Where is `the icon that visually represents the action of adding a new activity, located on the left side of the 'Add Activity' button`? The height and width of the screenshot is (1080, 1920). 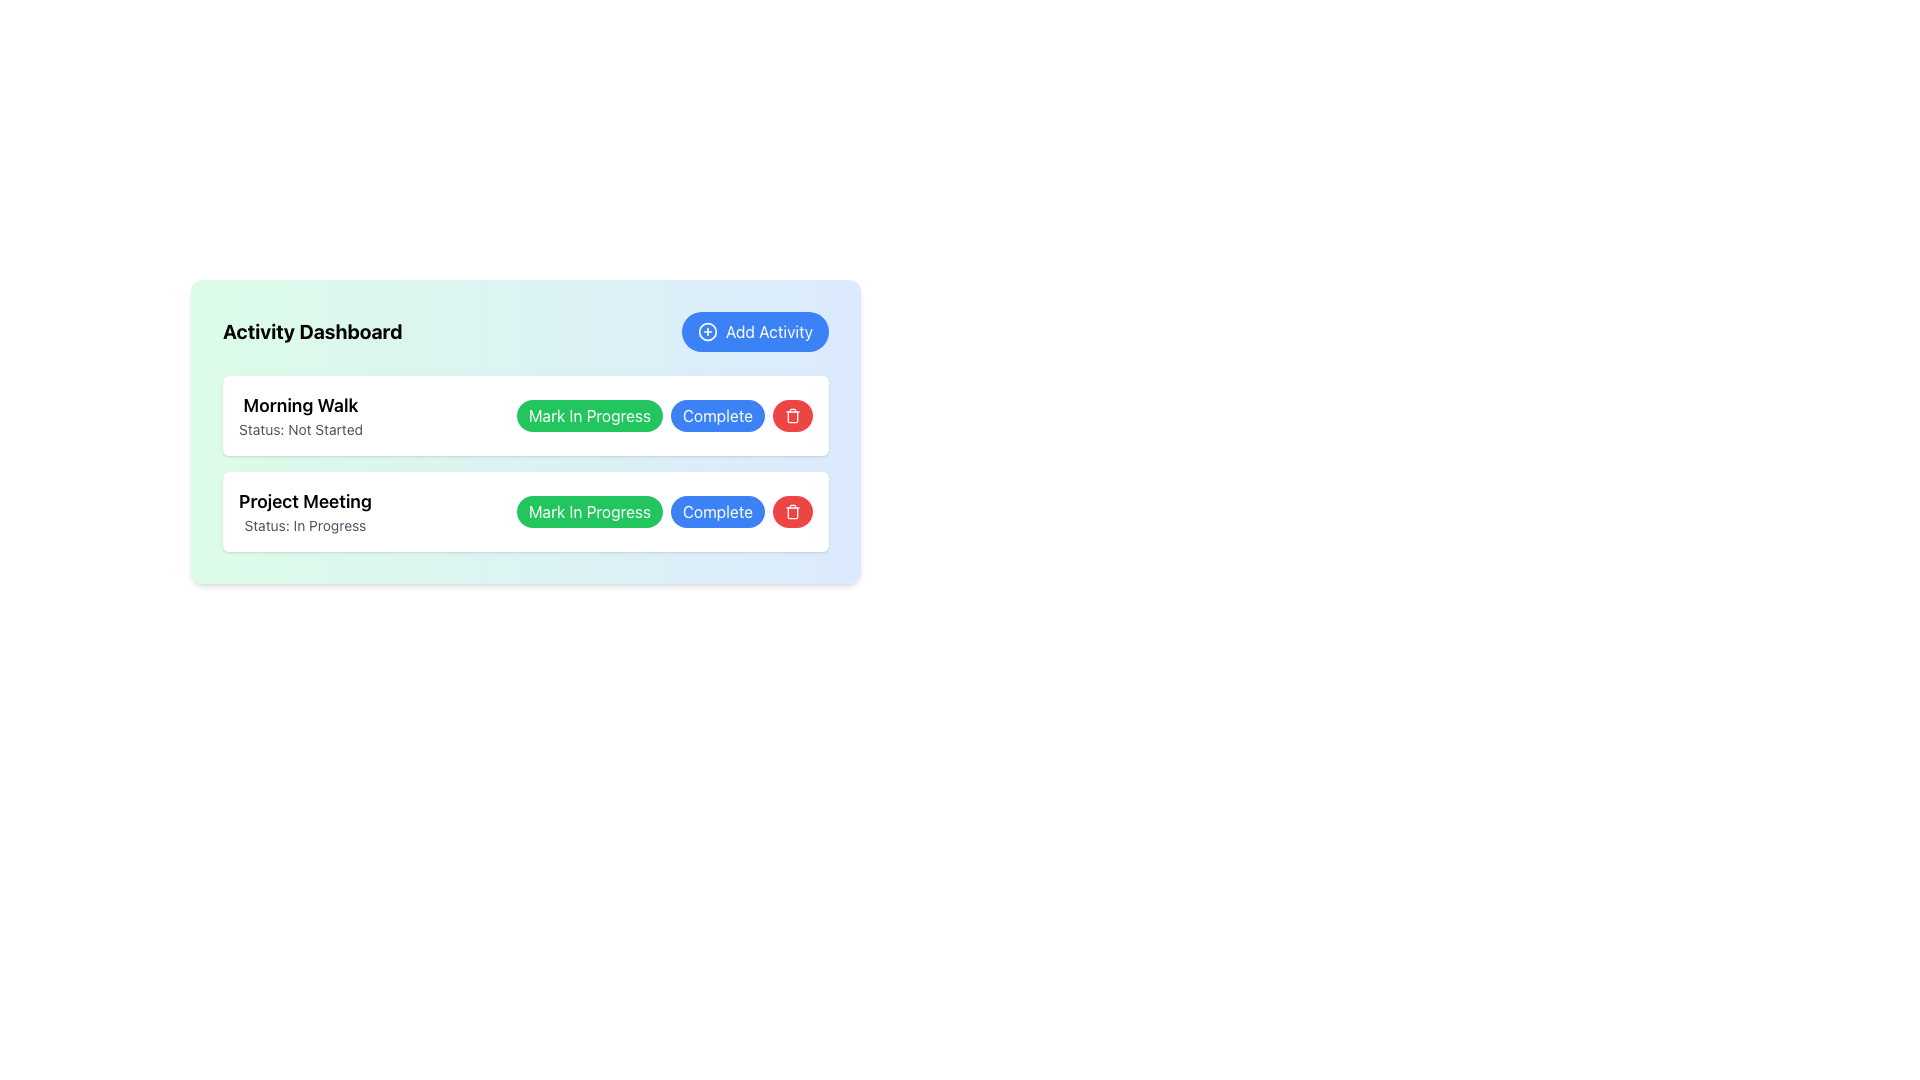
the icon that visually represents the action of adding a new activity, located on the left side of the 'Add Activity' button is located at coordinates (707, 330).